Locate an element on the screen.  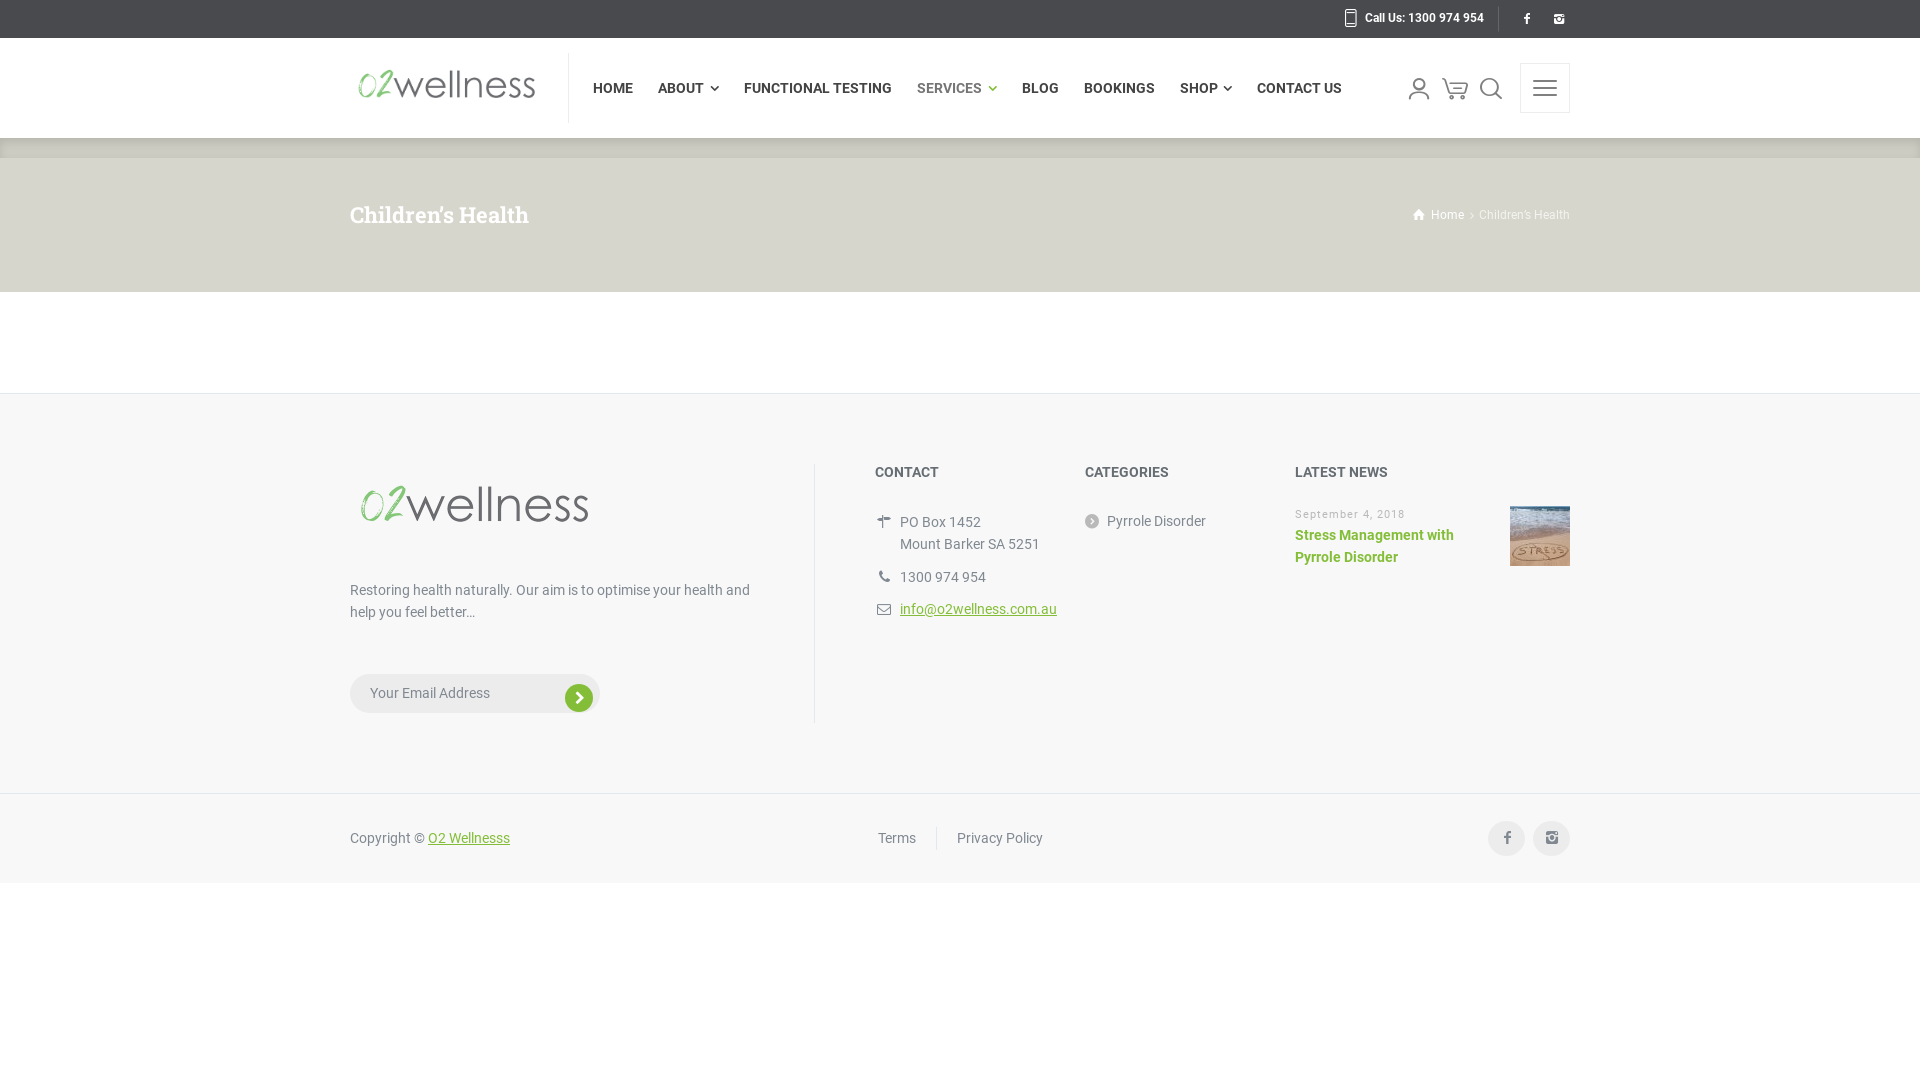
'ABOUT' is located at coordinates (689, 87).